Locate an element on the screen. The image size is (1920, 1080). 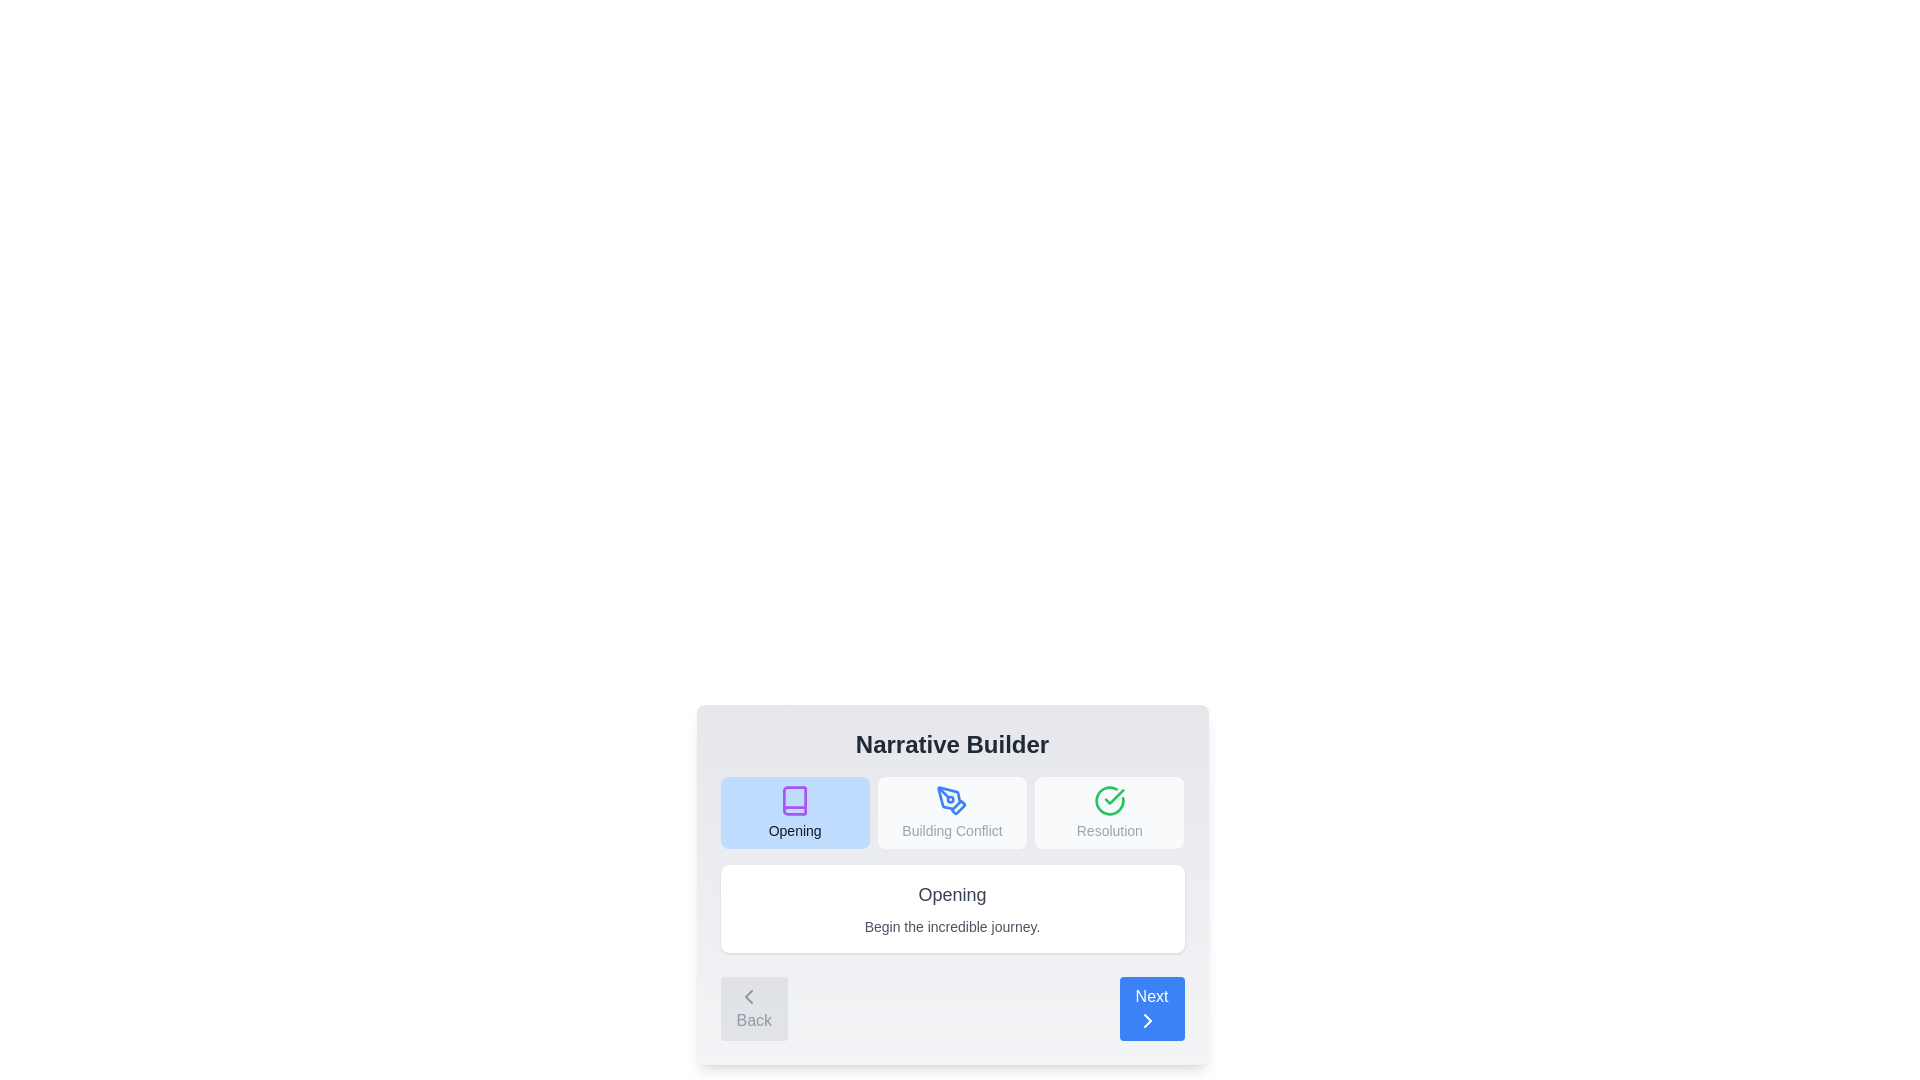
the icon for the step Opening to select it is located at coordinates (794, 800).